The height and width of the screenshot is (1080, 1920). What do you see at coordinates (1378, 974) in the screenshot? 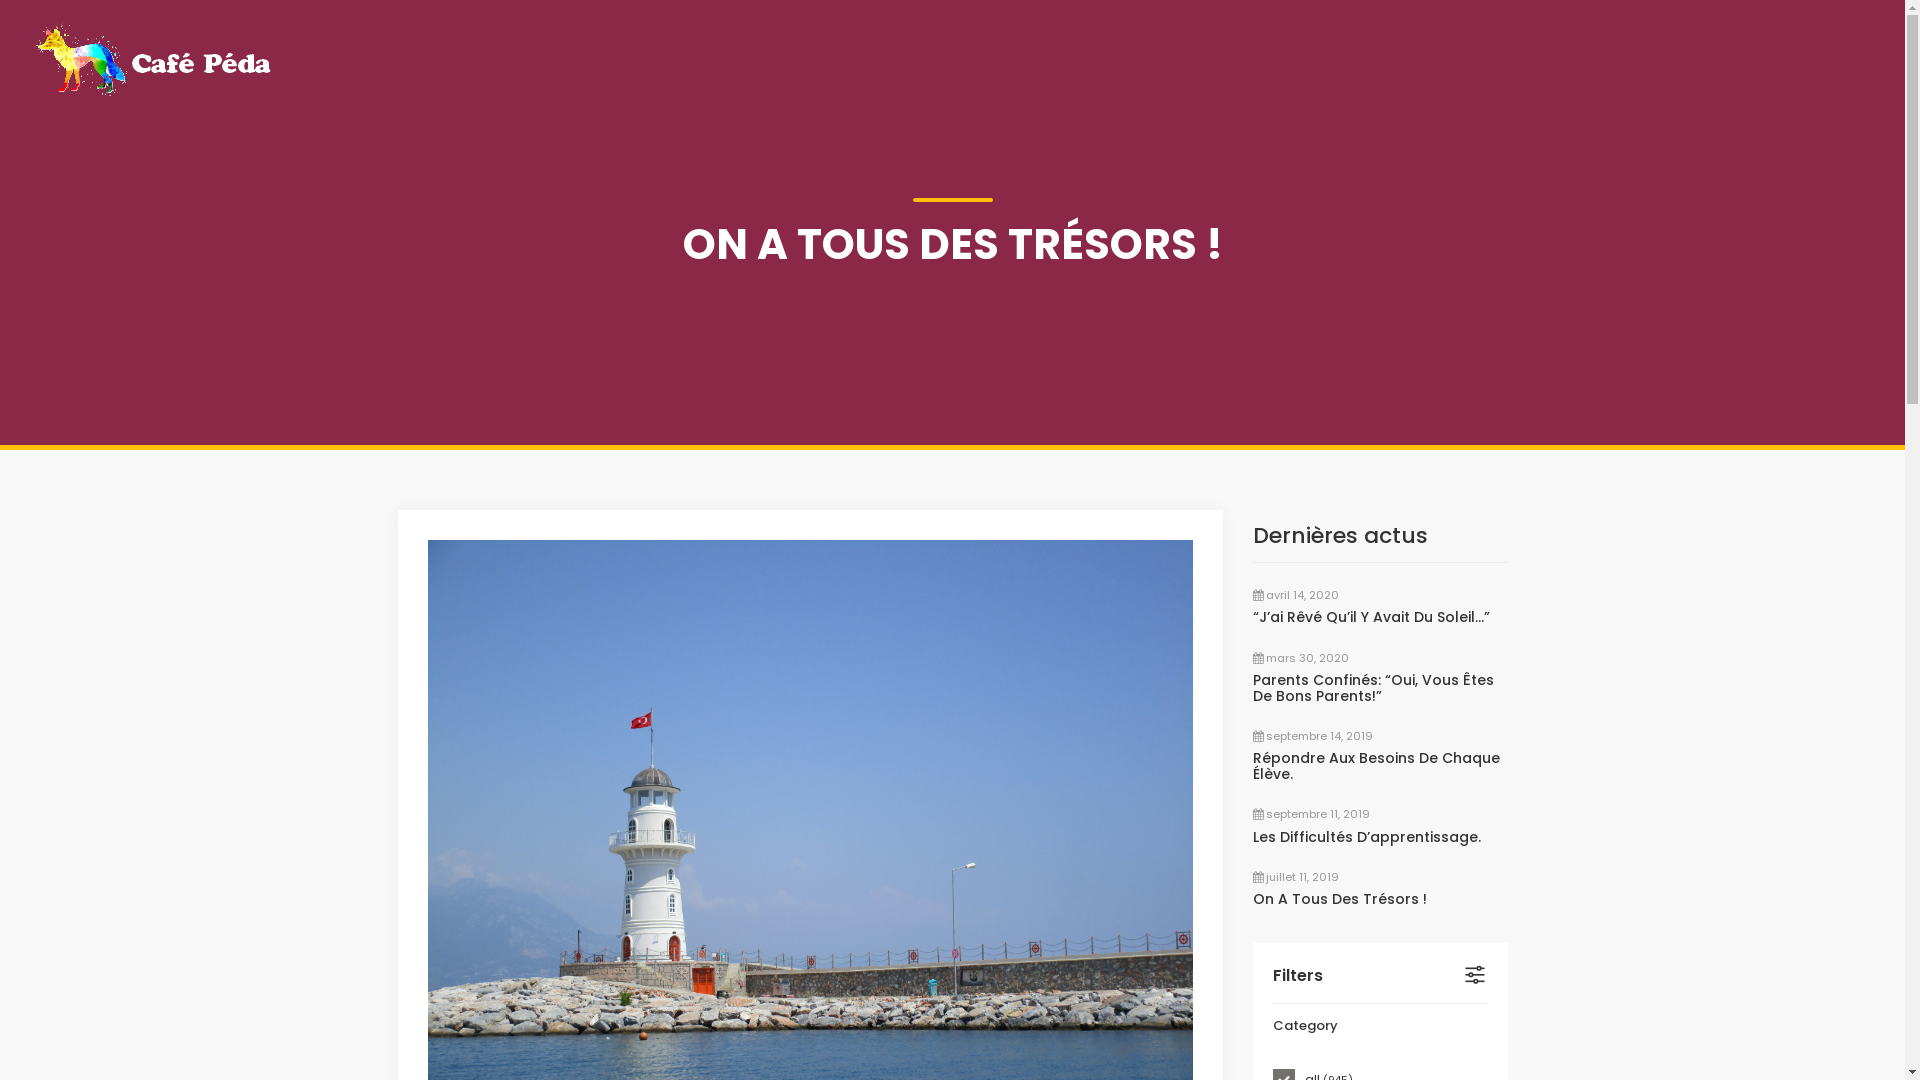
I see `'Filters'` at bounding box center [1378, 974].